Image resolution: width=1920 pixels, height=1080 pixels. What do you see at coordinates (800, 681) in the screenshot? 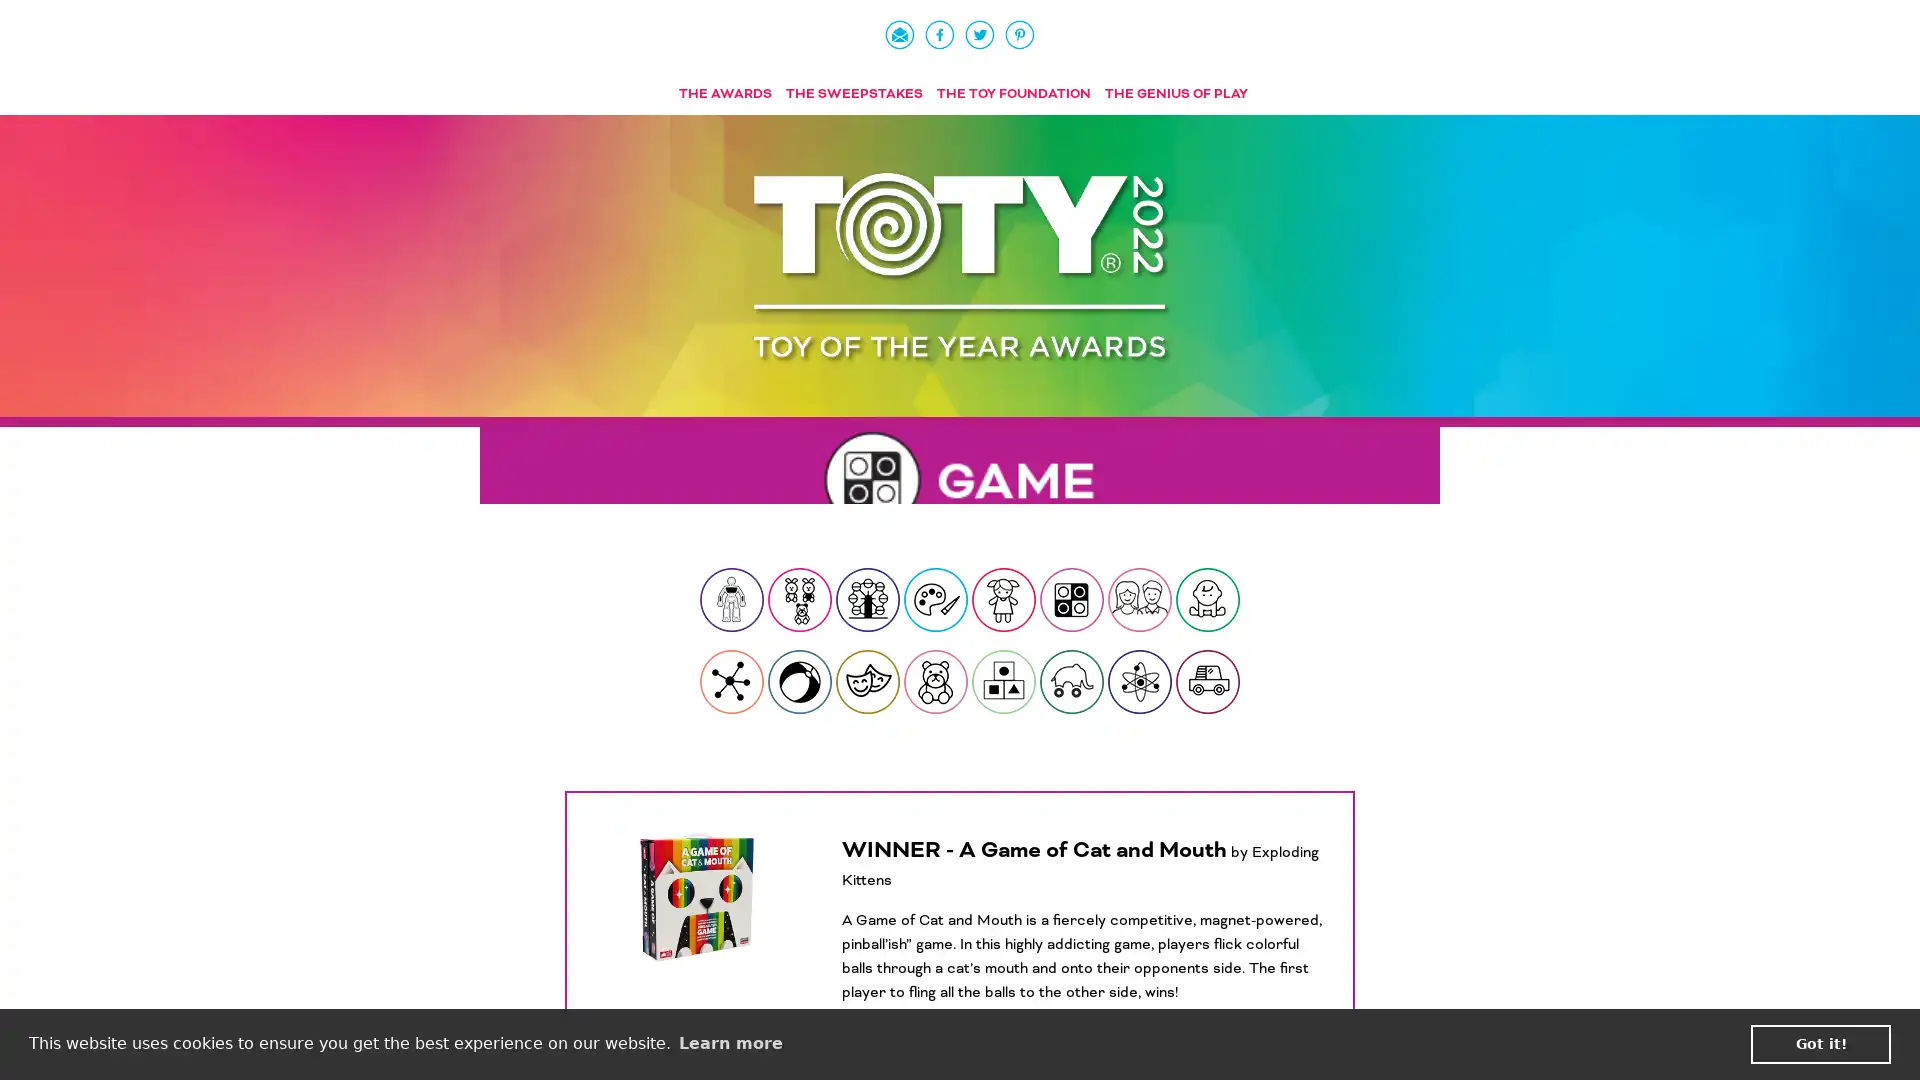
I see `Submit` at bounding box center [800, 681].